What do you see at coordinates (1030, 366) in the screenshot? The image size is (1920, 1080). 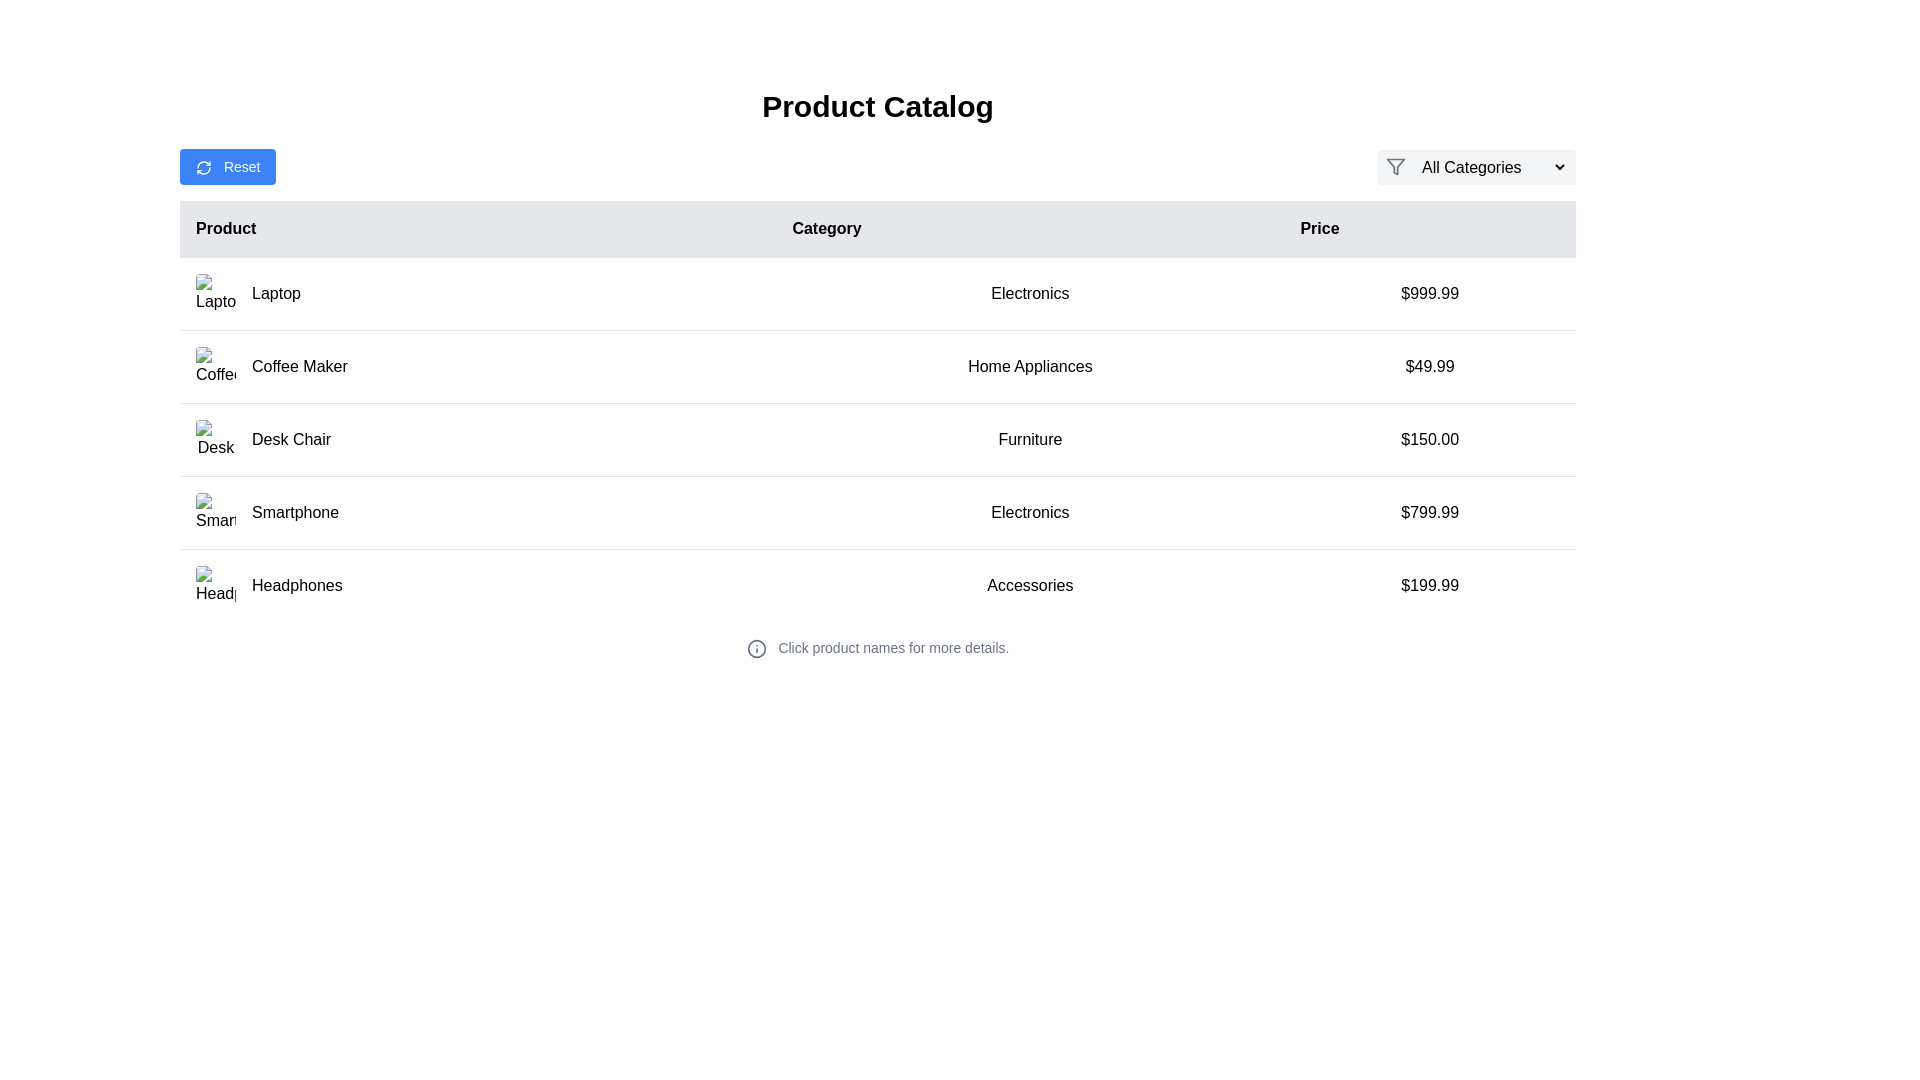 I see `the static text label that displays the product category in the second row of the table under the 'Category' header, located between 'Coffee Maker' and the price '$49.99'` at bounding box center [1030, 366].